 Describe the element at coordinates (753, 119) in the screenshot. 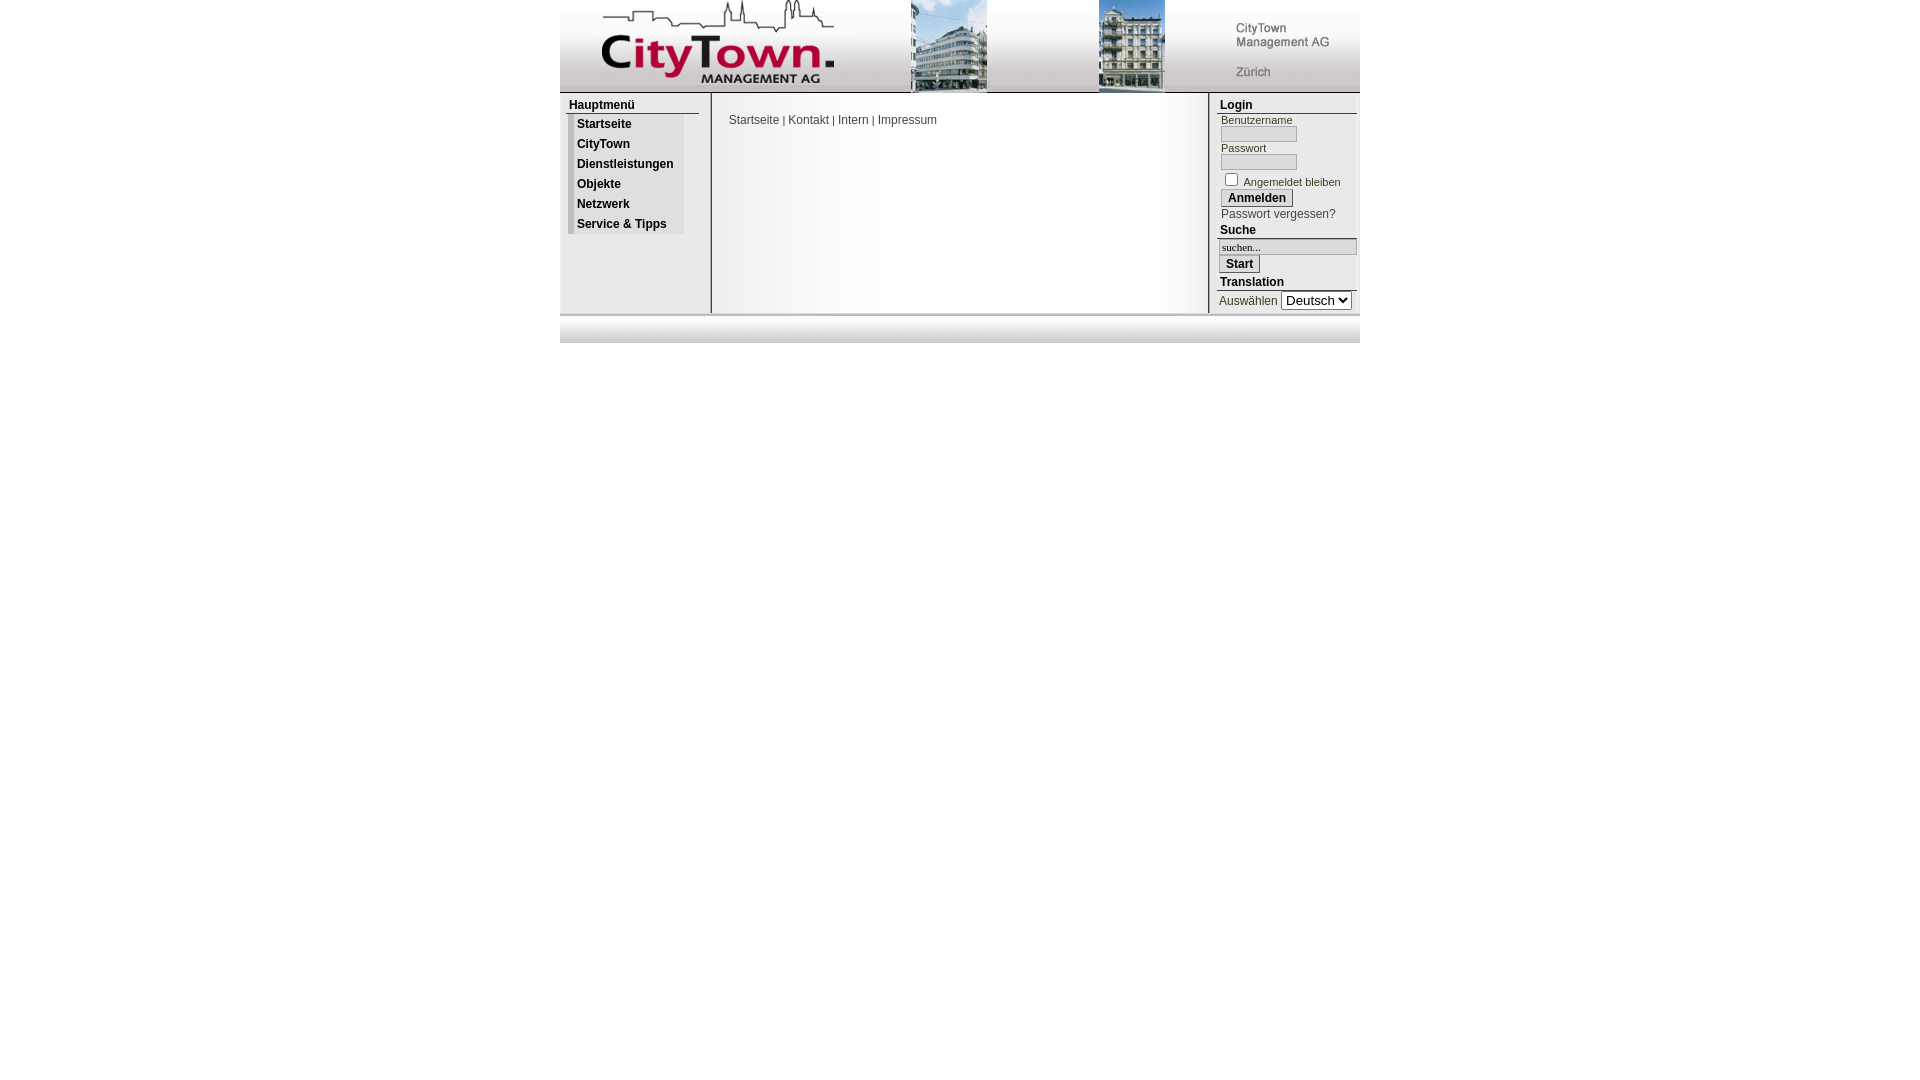

I see `'Startseite'` at that location.